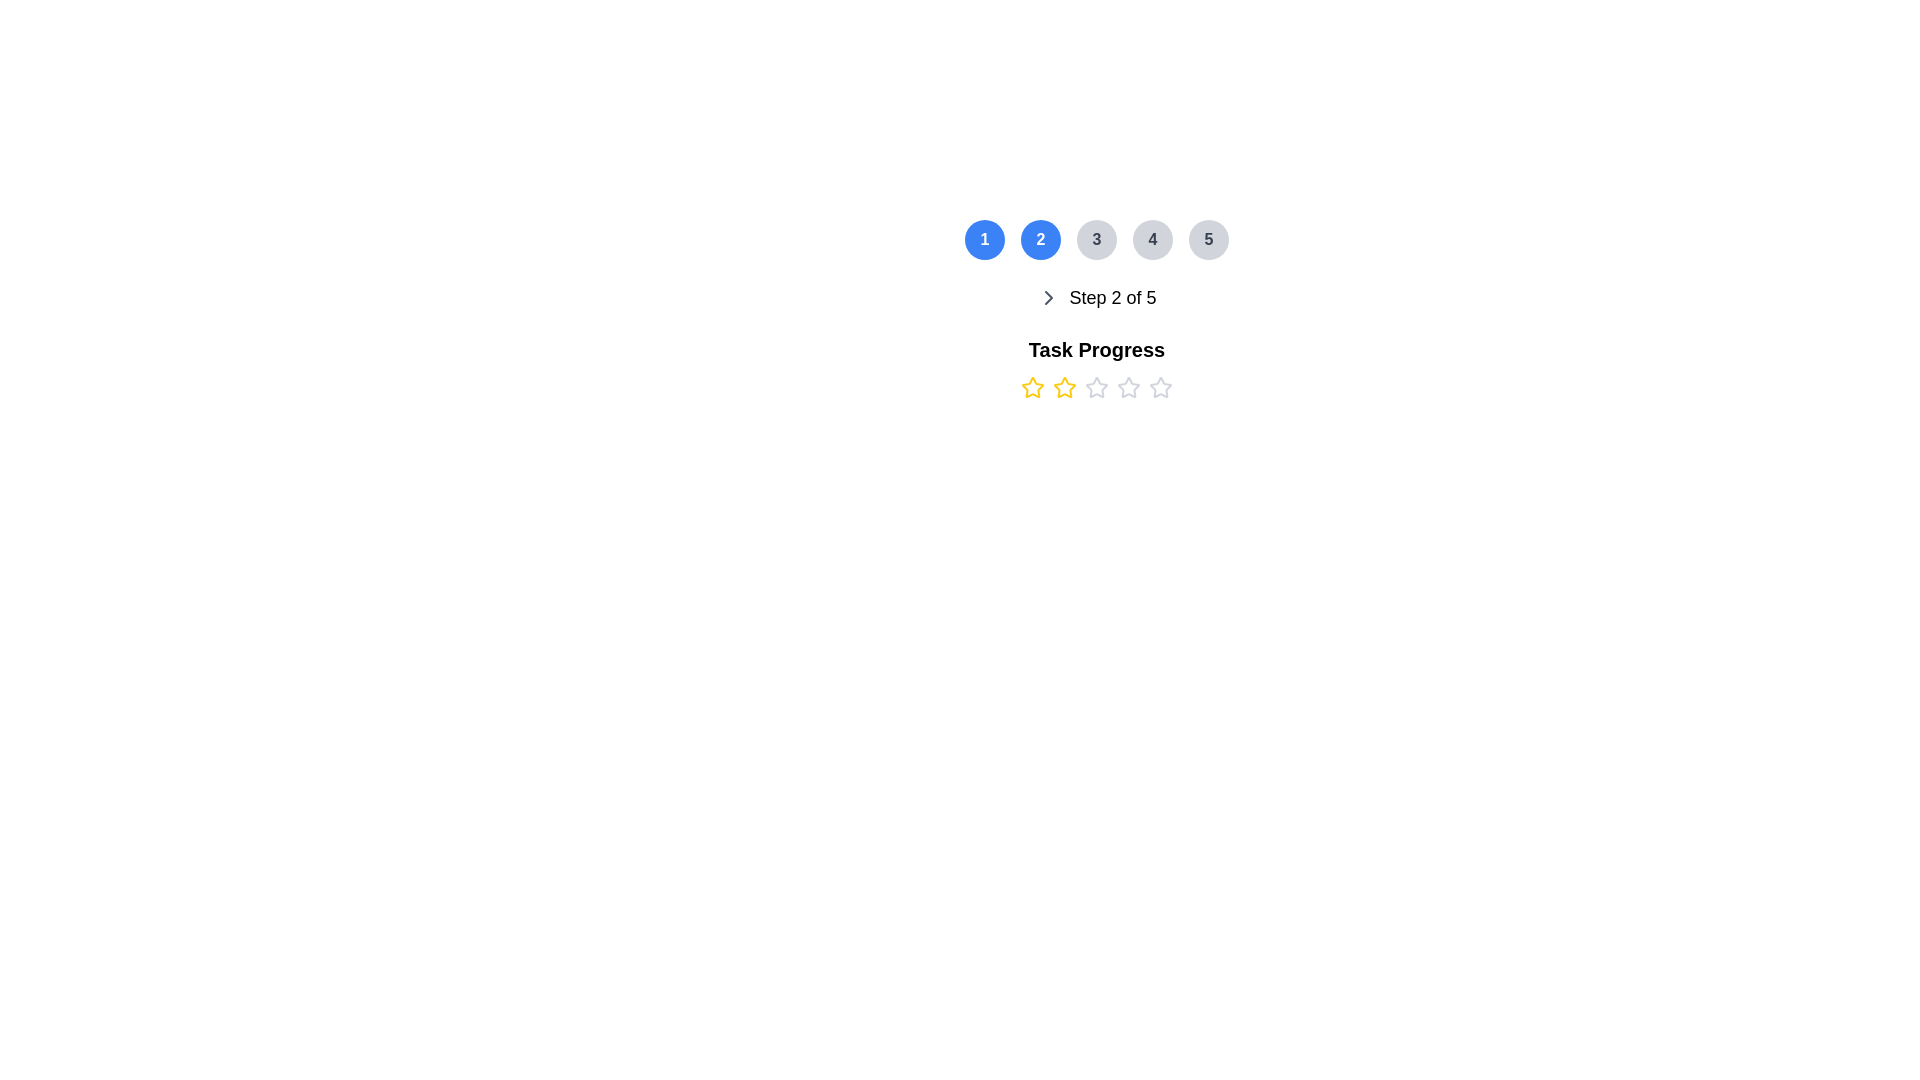  I want to click on the second star icon used for rating under the 'Task Progress' label, so click(1063, 386).